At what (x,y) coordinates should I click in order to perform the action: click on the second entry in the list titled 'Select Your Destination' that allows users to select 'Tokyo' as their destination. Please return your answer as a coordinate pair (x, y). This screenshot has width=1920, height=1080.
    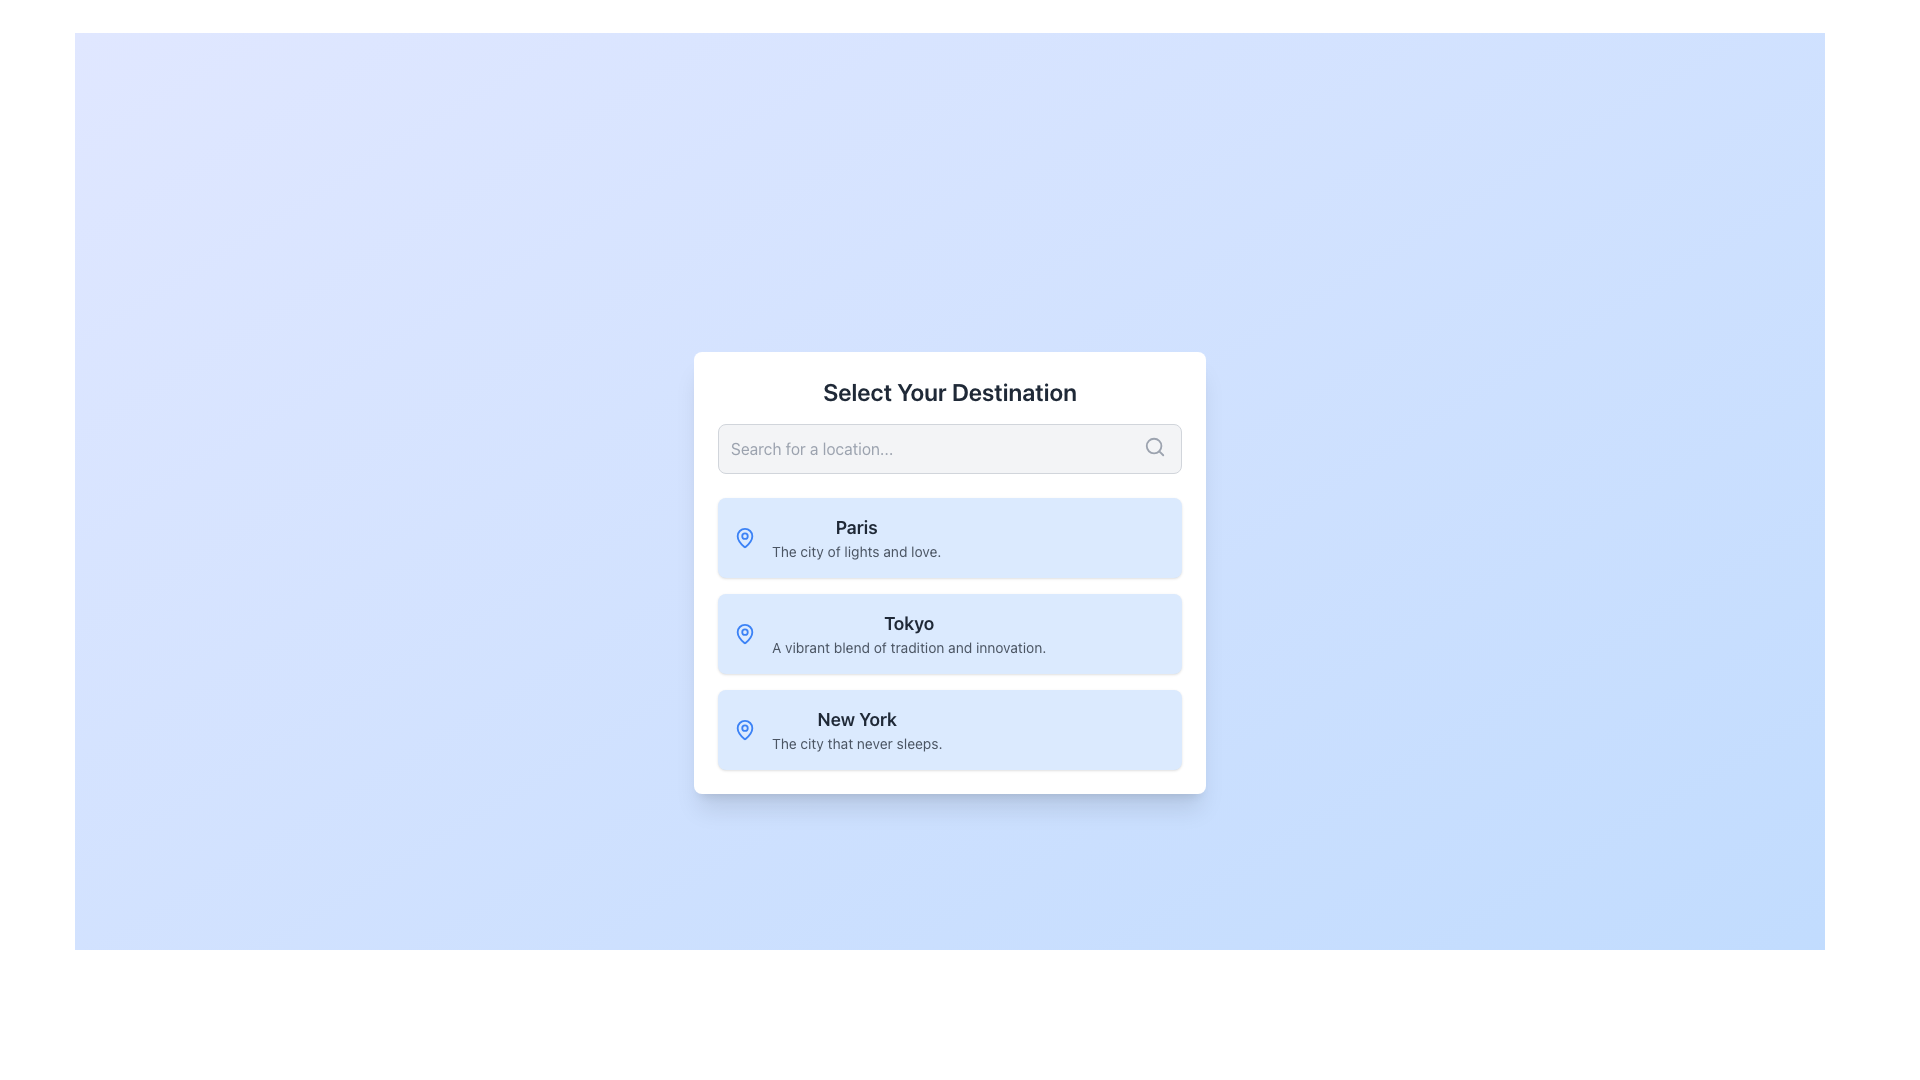
    Looking at the image, I should click on (949, 633).